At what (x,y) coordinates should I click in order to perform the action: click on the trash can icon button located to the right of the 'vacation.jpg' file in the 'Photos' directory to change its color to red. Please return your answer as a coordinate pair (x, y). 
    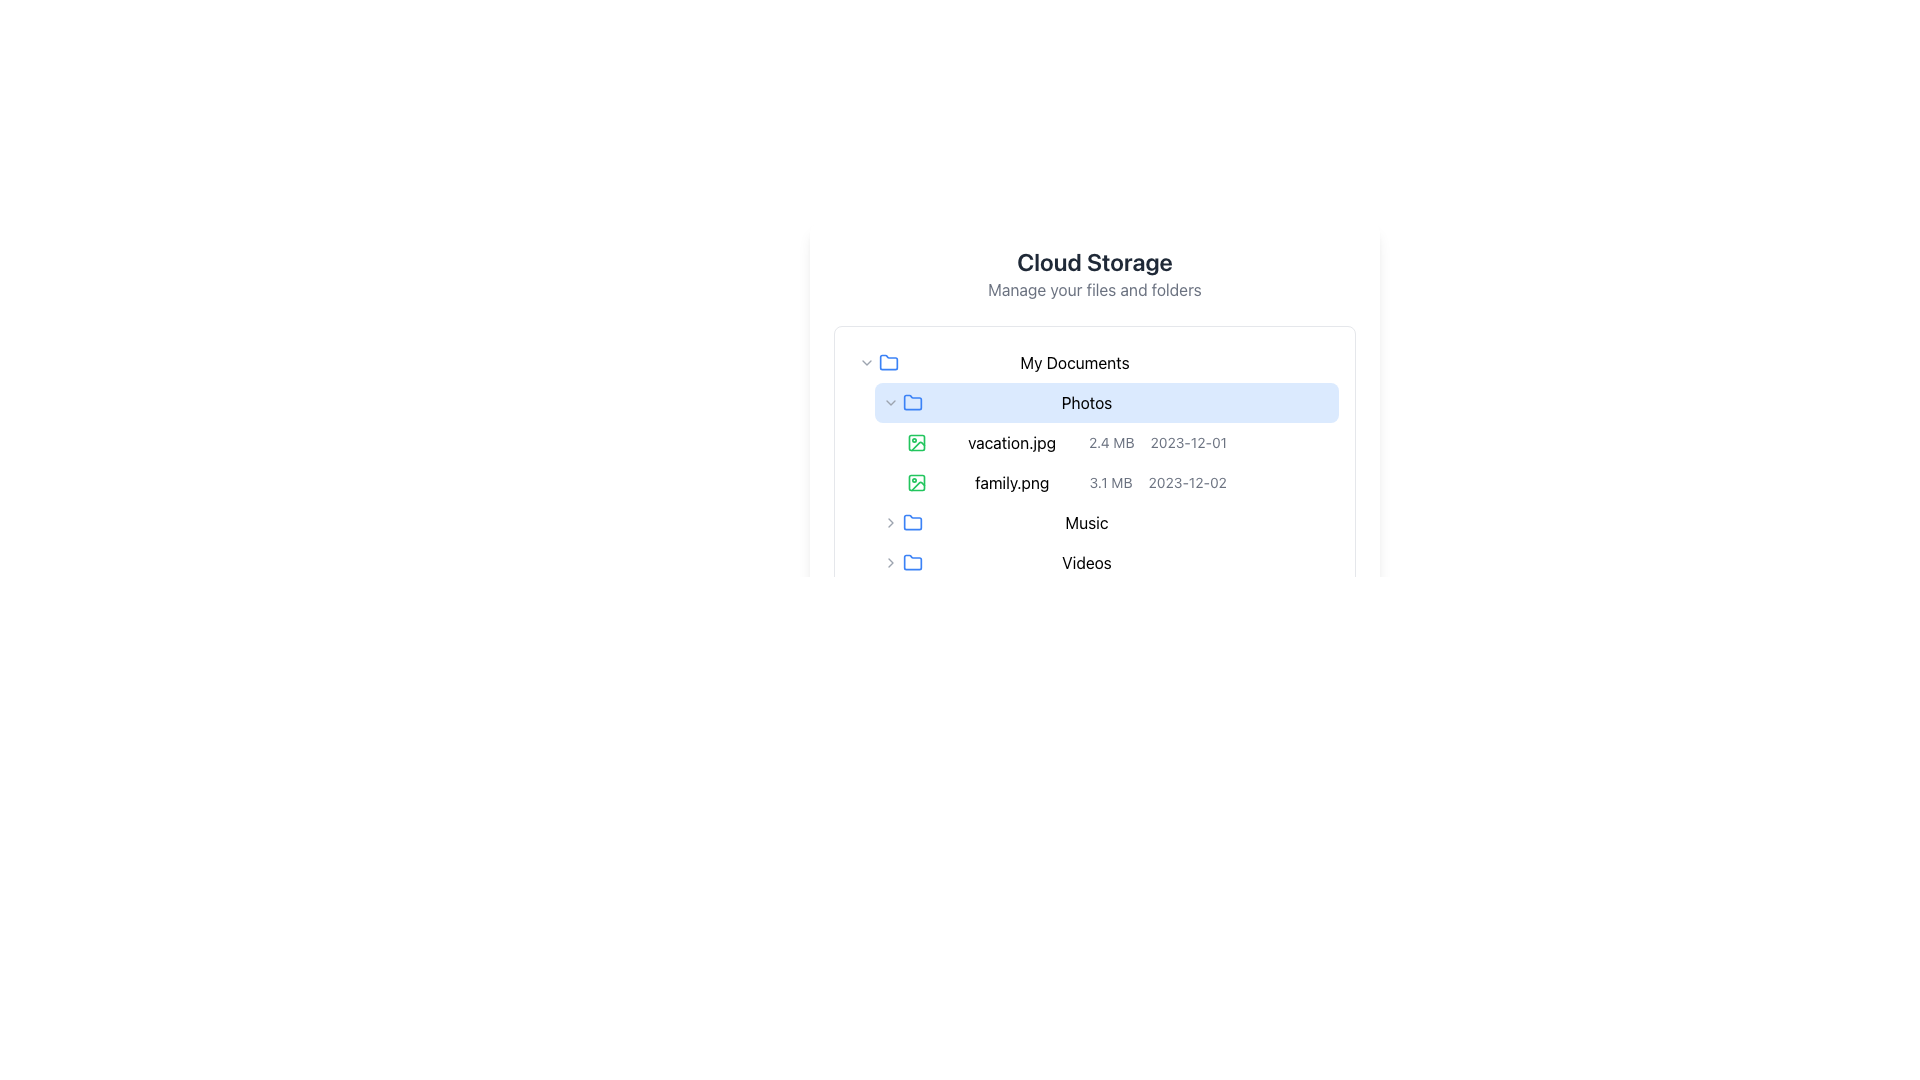
    Looking at the image, I should click on (1299, 442).